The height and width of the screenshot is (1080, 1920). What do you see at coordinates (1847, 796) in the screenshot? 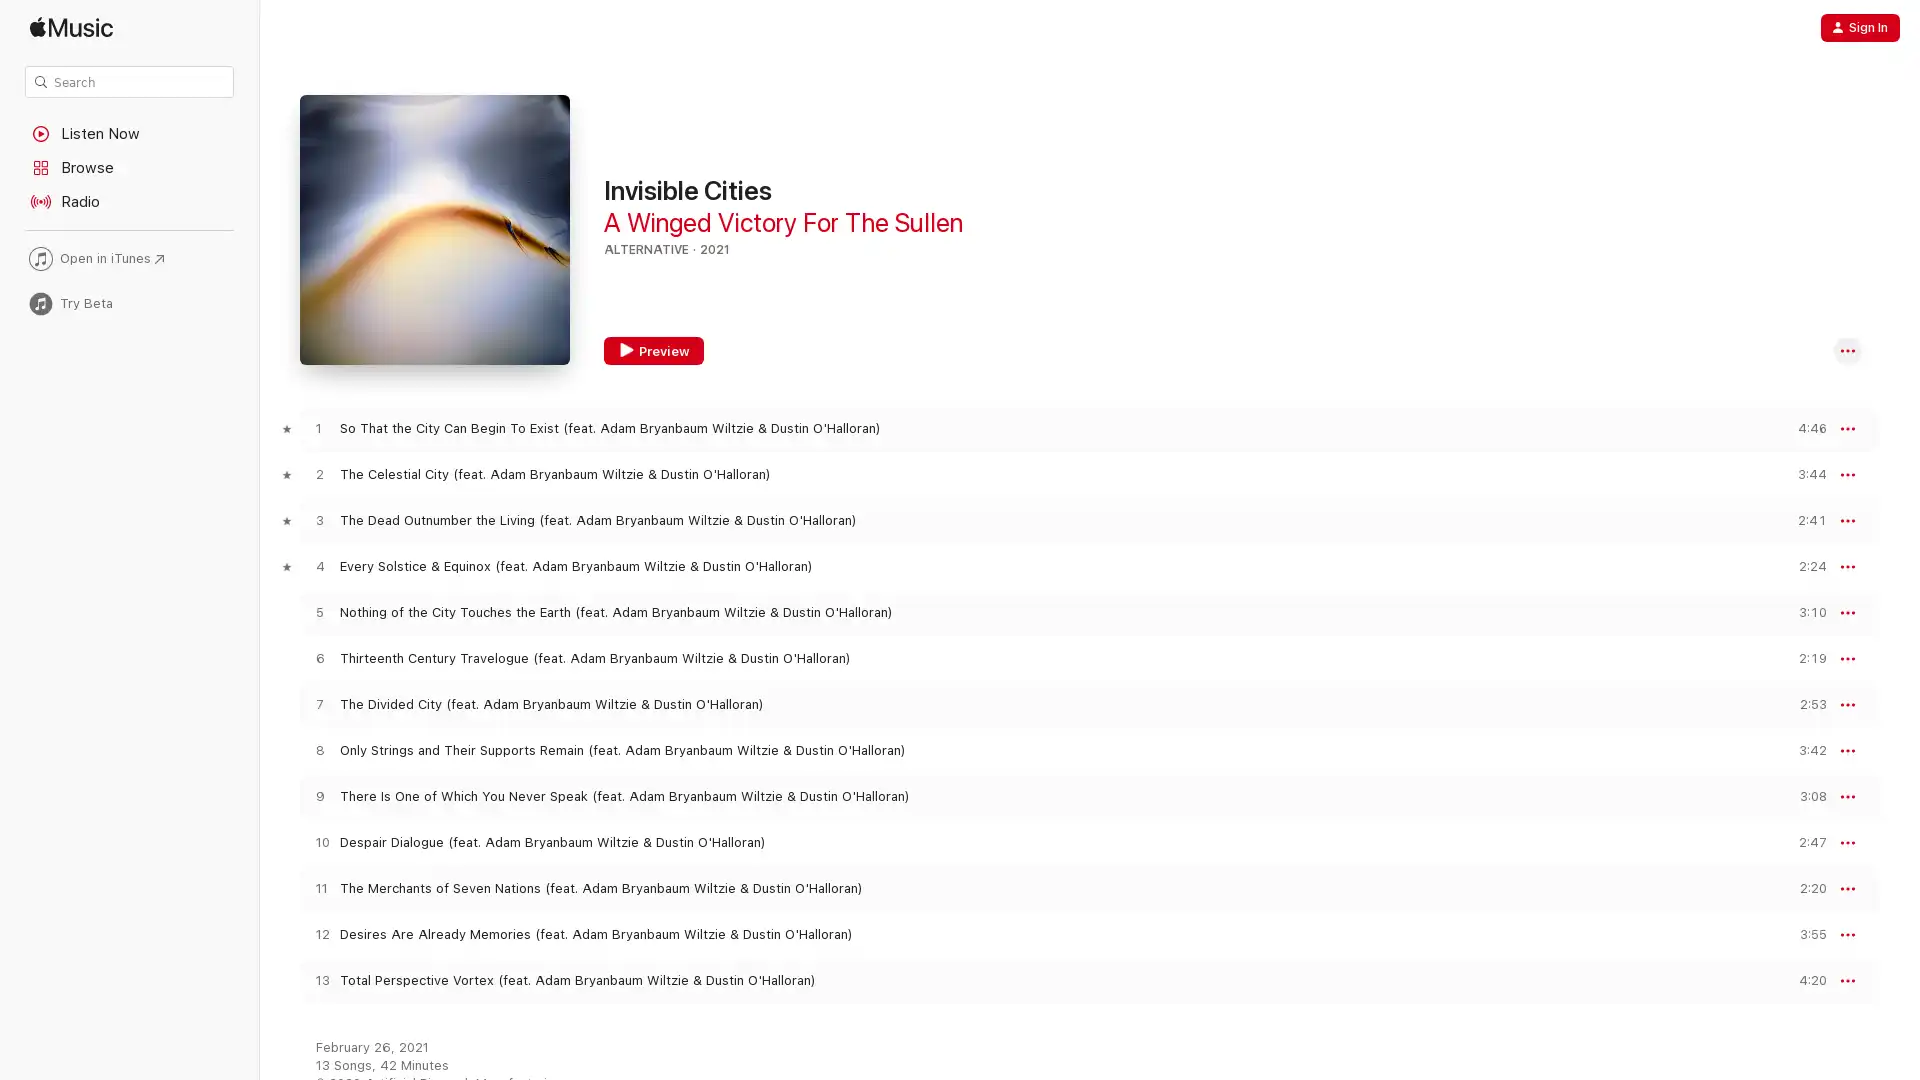
I see `More` at bounding box center [1847, 796].